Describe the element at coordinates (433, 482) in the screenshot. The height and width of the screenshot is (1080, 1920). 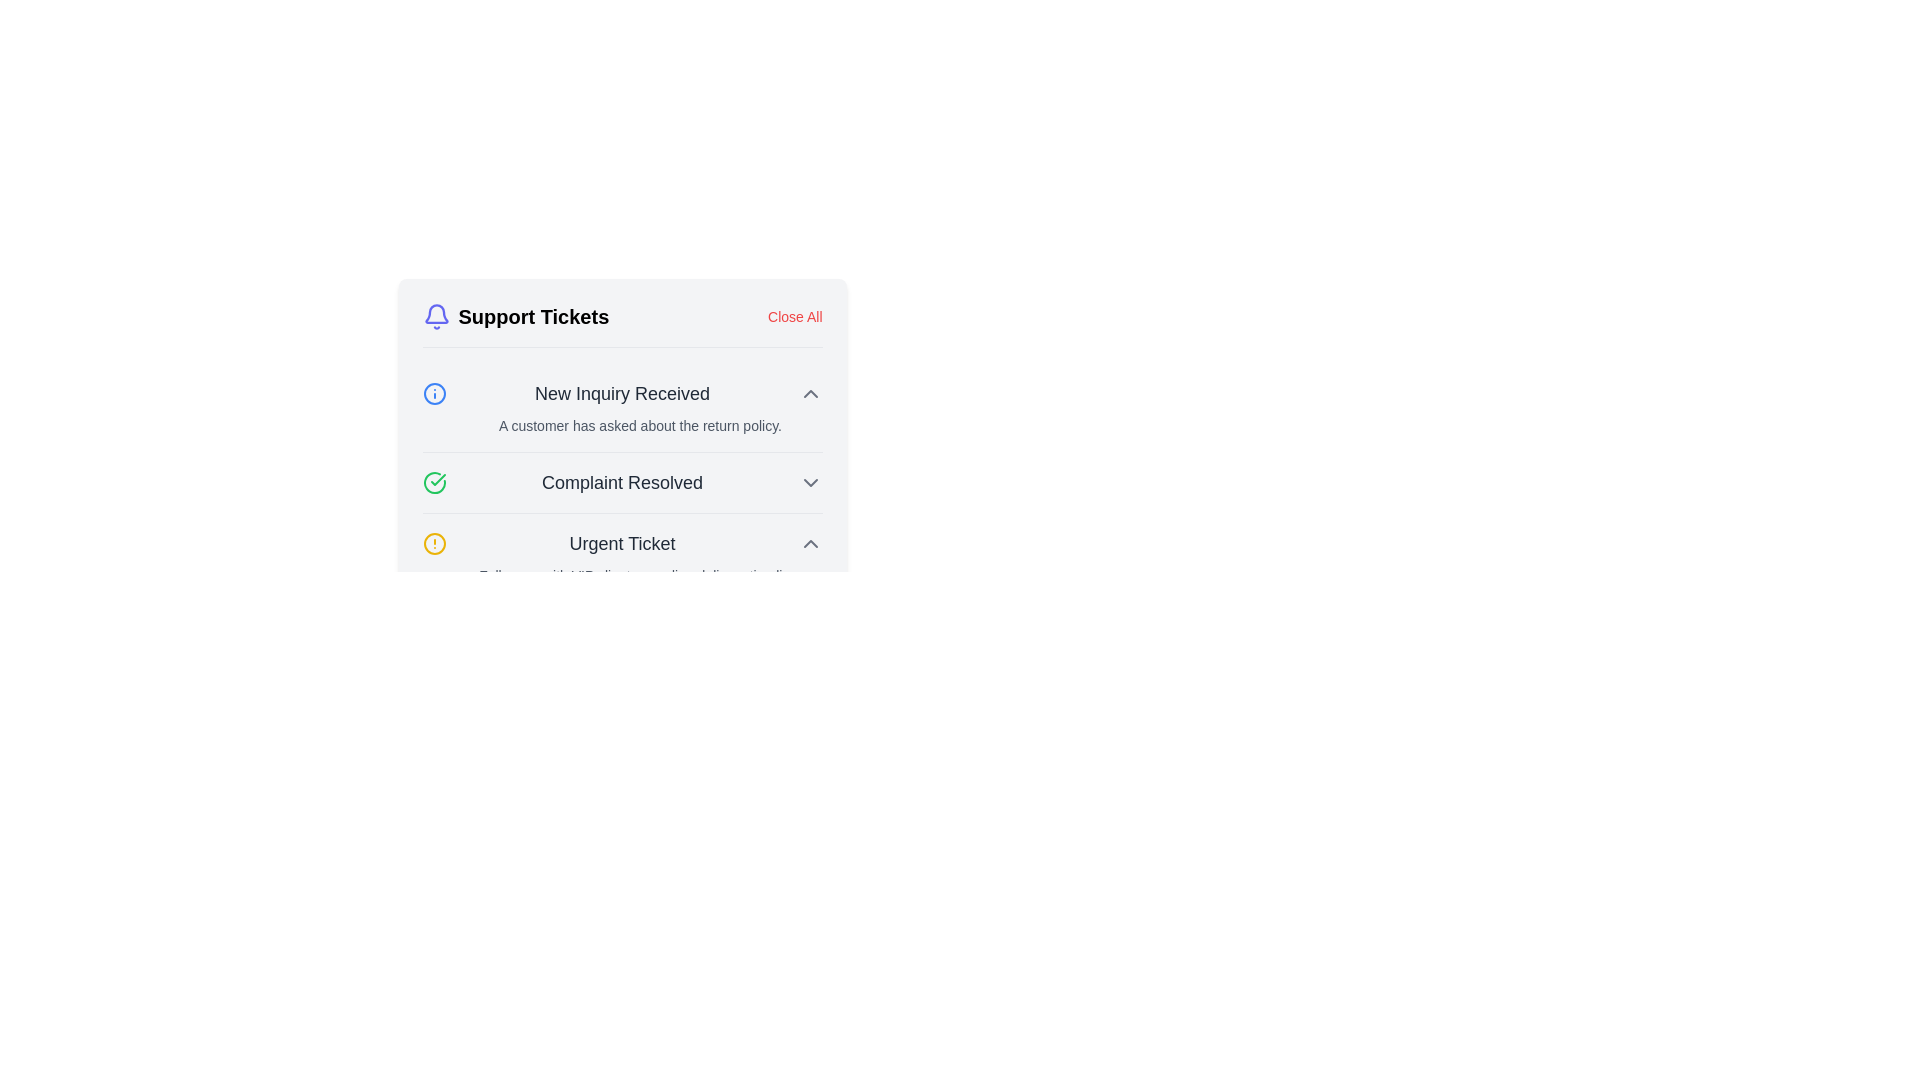
I see `the resolution status icon located to the left of the 'Complaint Resolved' label in the support tickets list` at that location.